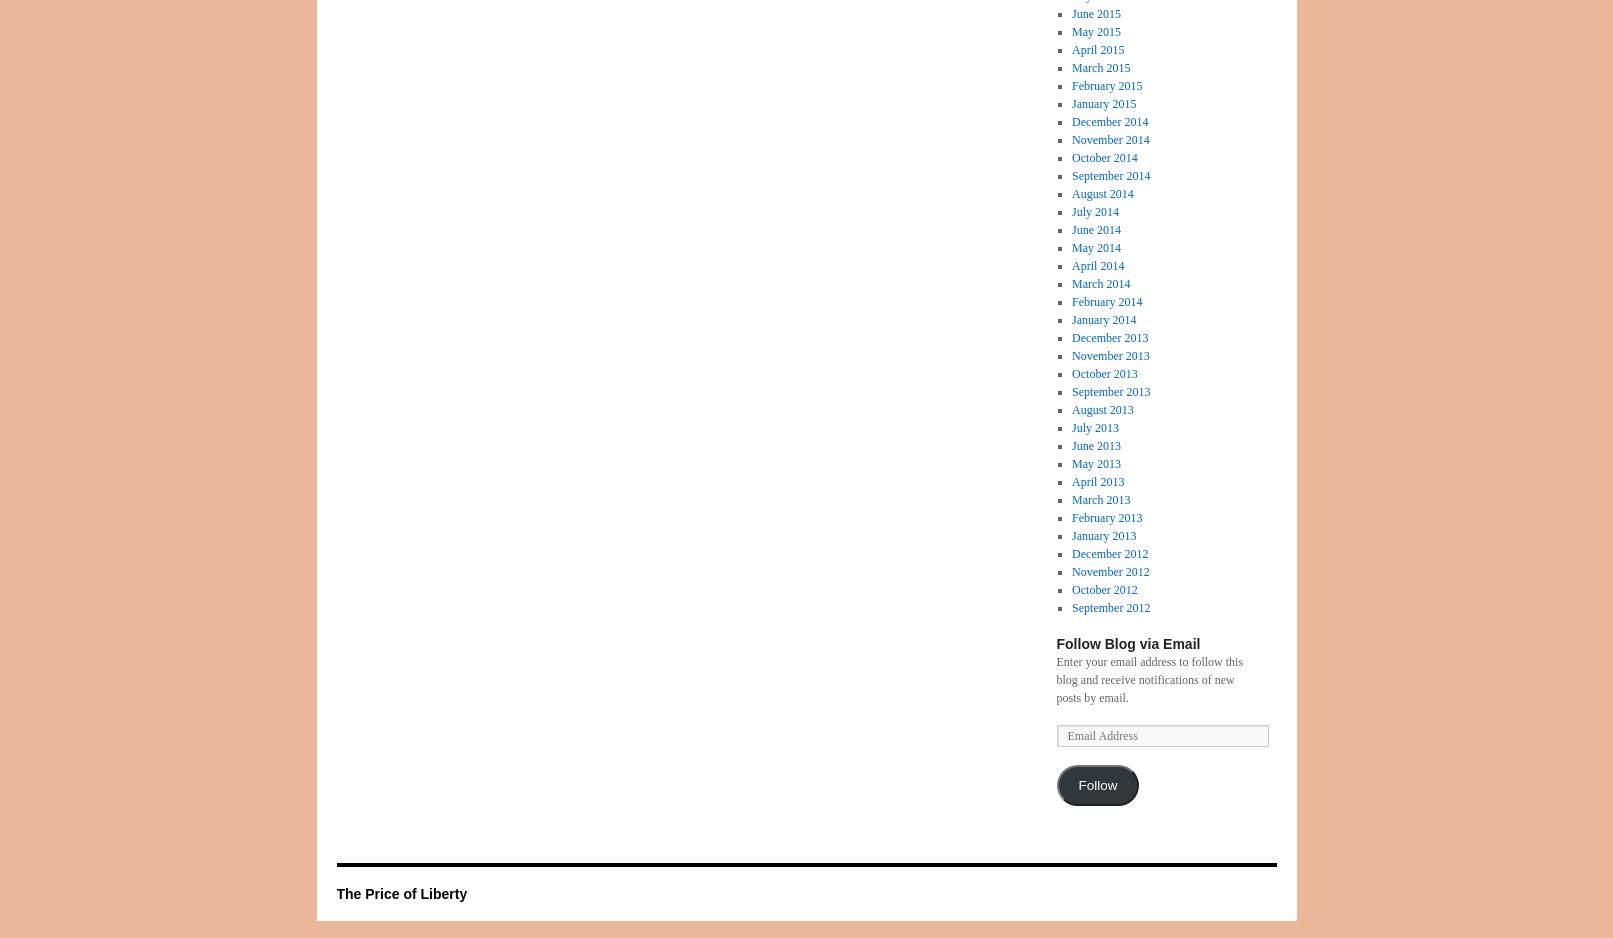 This screenshot has width=1613, height=938. What do you see at coordinates (1101, 192) in the screenshot?
I see `'August 2014'` at bounding box center [1101, 192].